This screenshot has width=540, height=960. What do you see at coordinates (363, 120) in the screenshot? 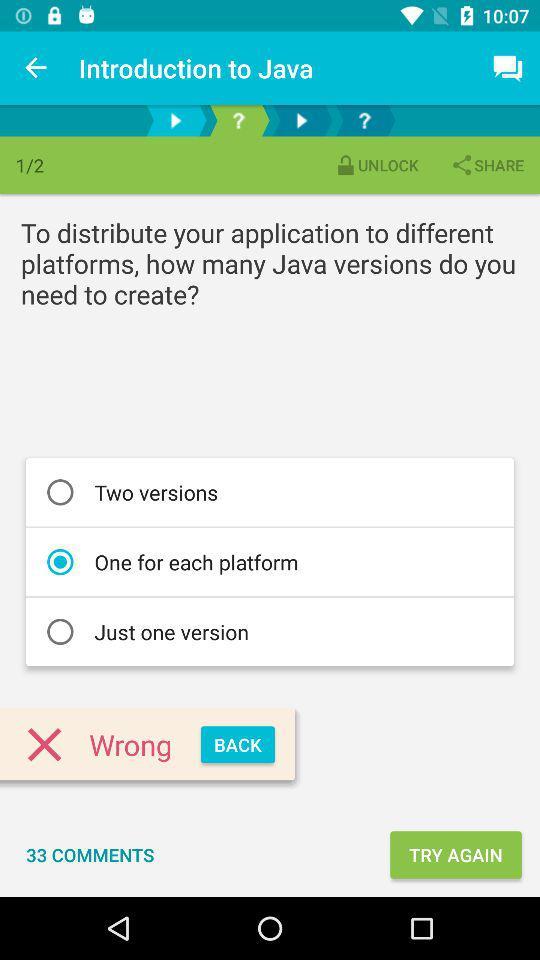
I see `get help` at bounding box center [363, 120].